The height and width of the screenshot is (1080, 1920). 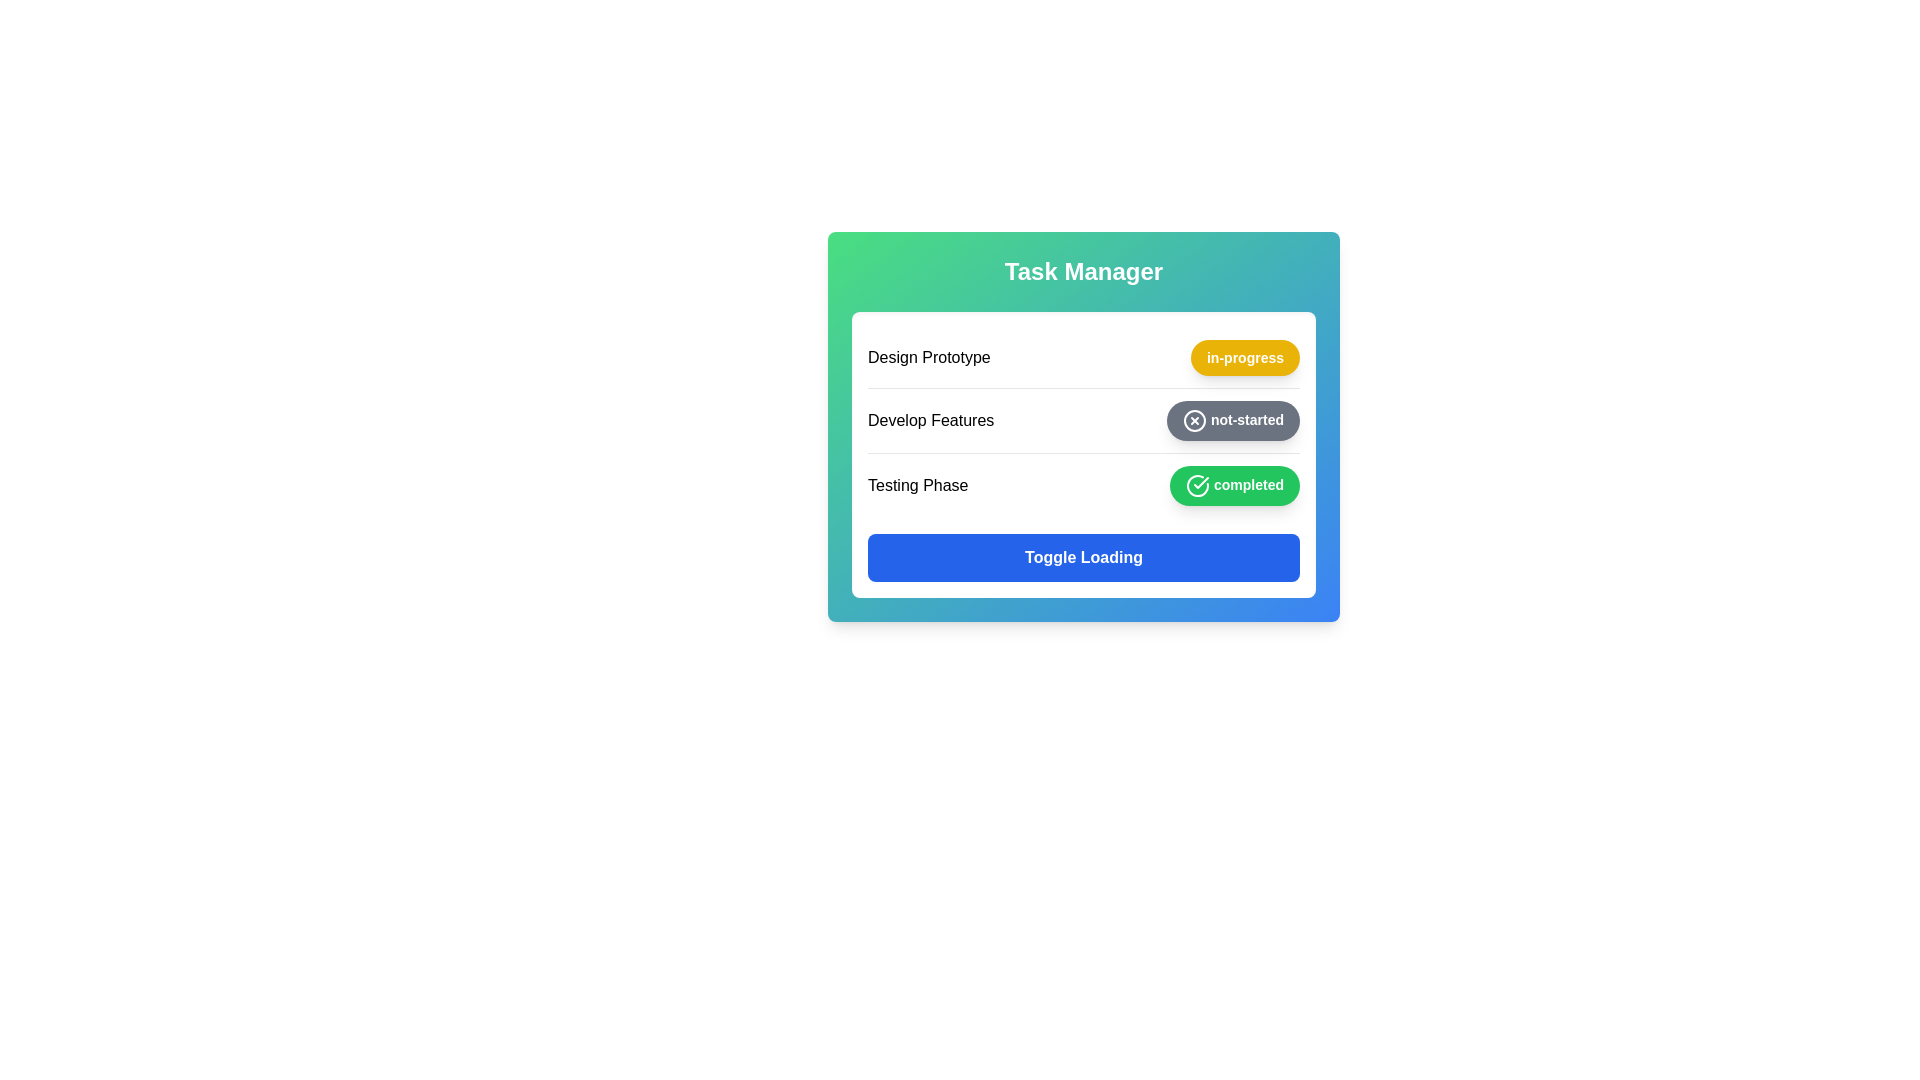 I want to click on the checkmark icon with a green background and white outline, which is located on the right side of the 'Testing Phase' task in the 'completed' section, so click(x=1197, y=486).